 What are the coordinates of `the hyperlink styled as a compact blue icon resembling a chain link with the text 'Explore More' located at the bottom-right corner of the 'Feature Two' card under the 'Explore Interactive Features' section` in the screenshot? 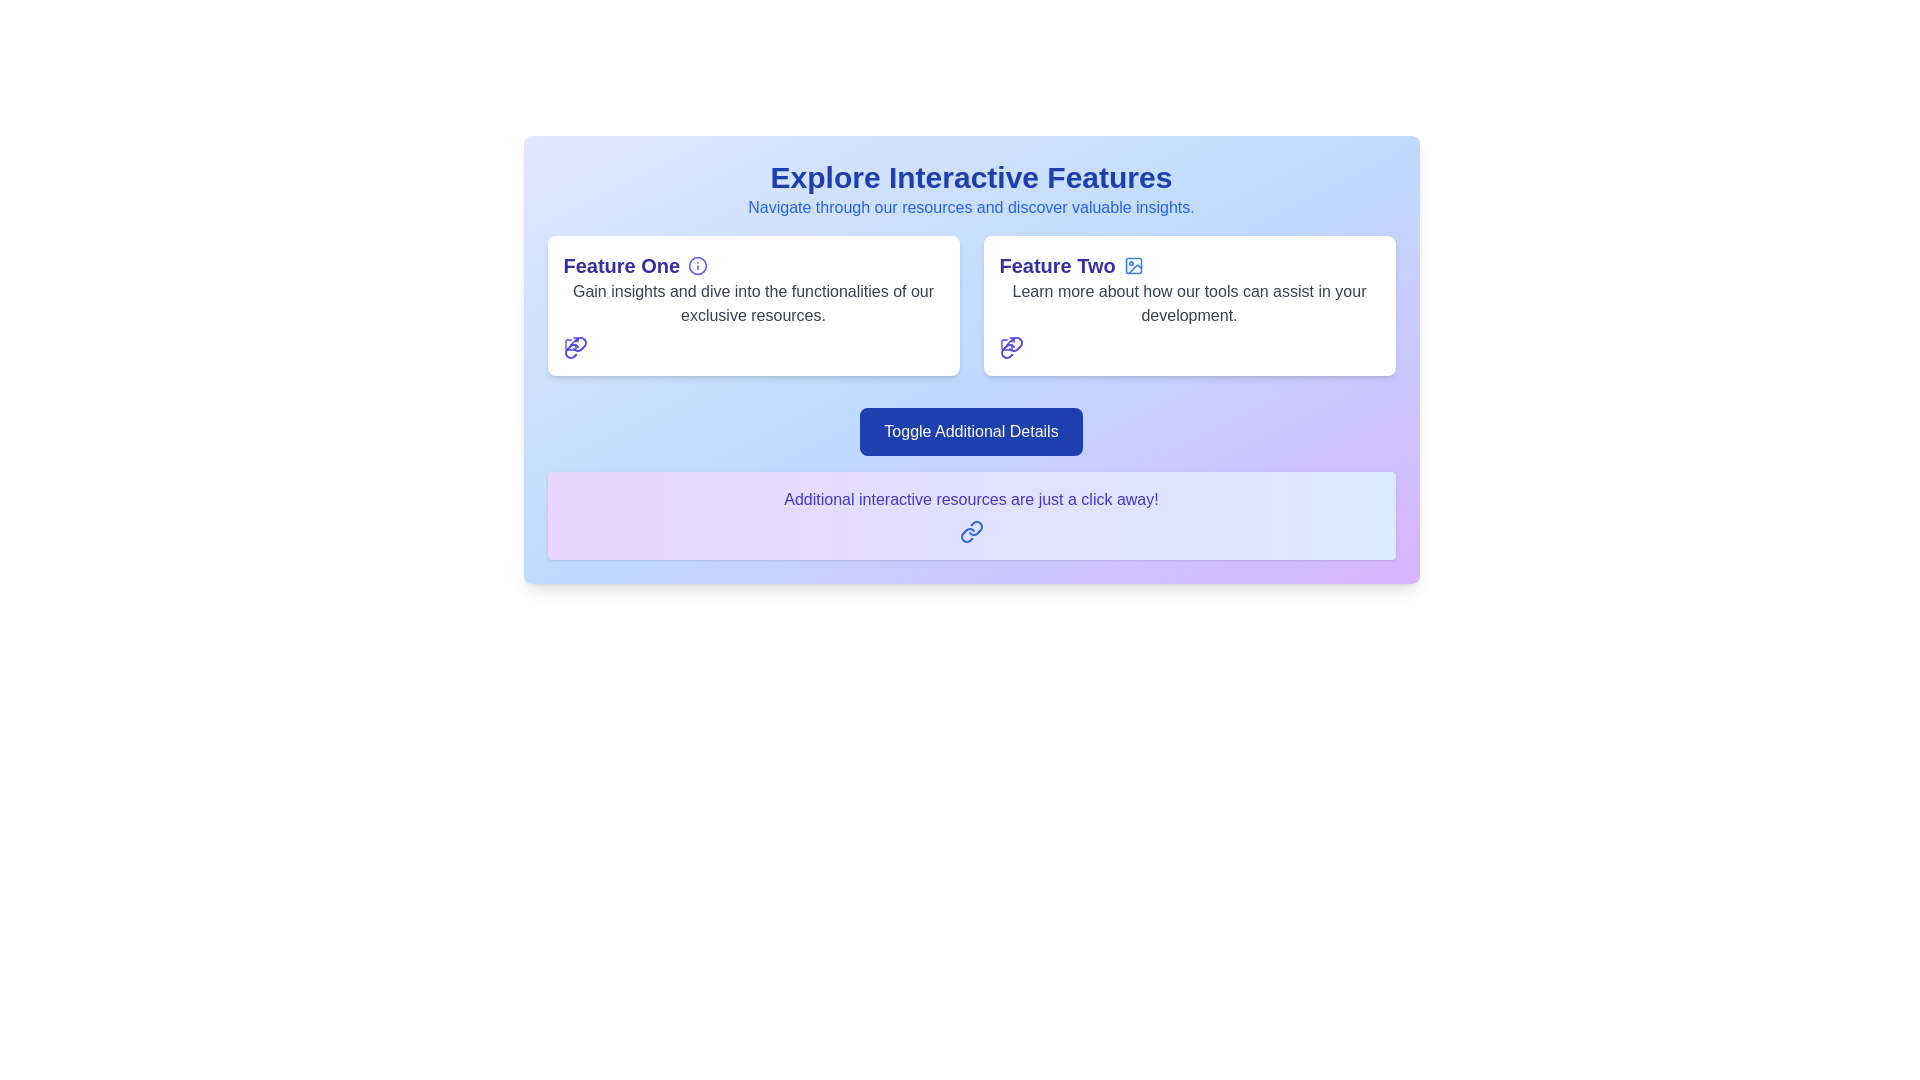 It's located at (1011, 346).